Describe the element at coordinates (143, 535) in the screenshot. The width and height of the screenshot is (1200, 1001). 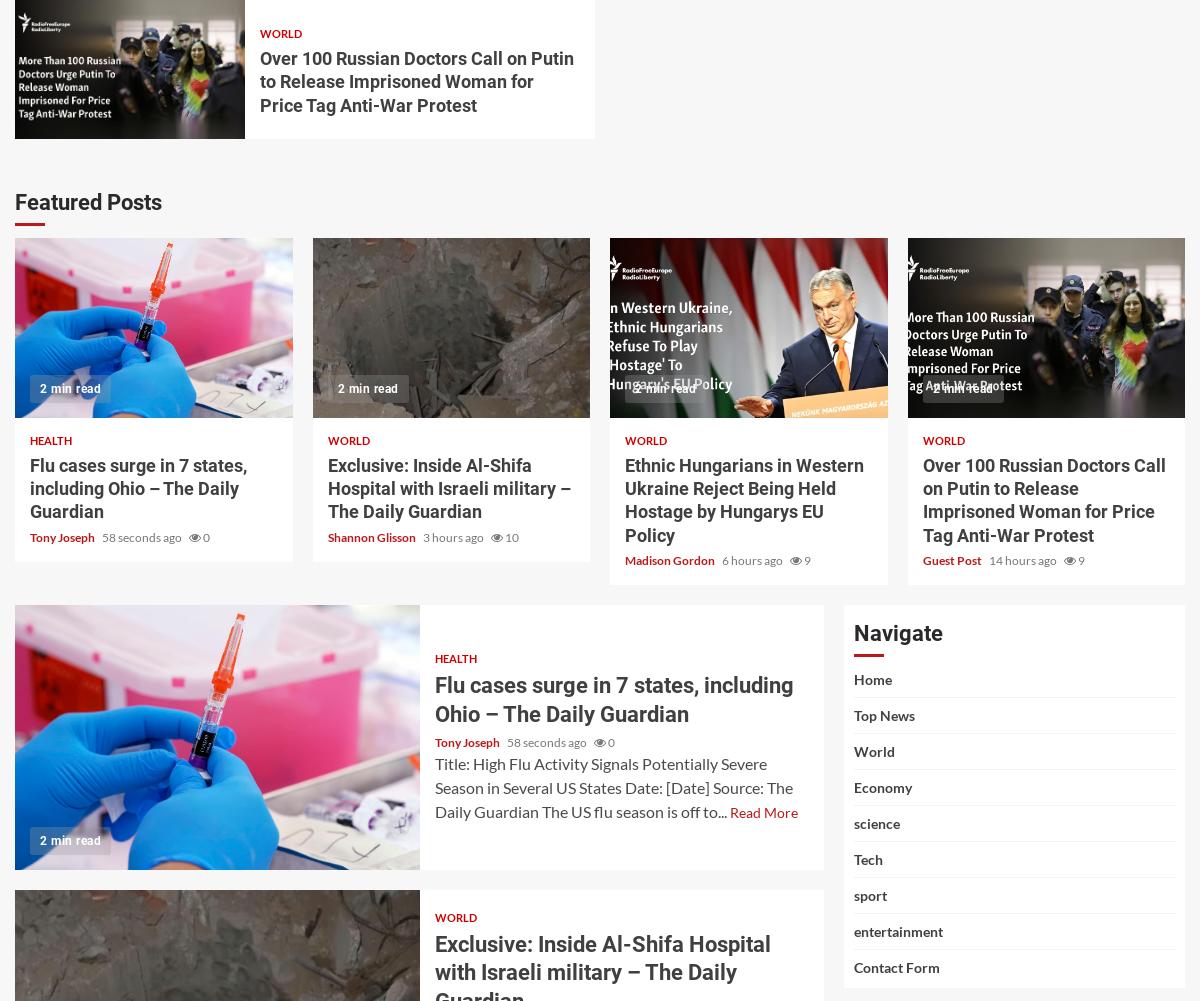
I see `'58 seconds ago'` at that location.